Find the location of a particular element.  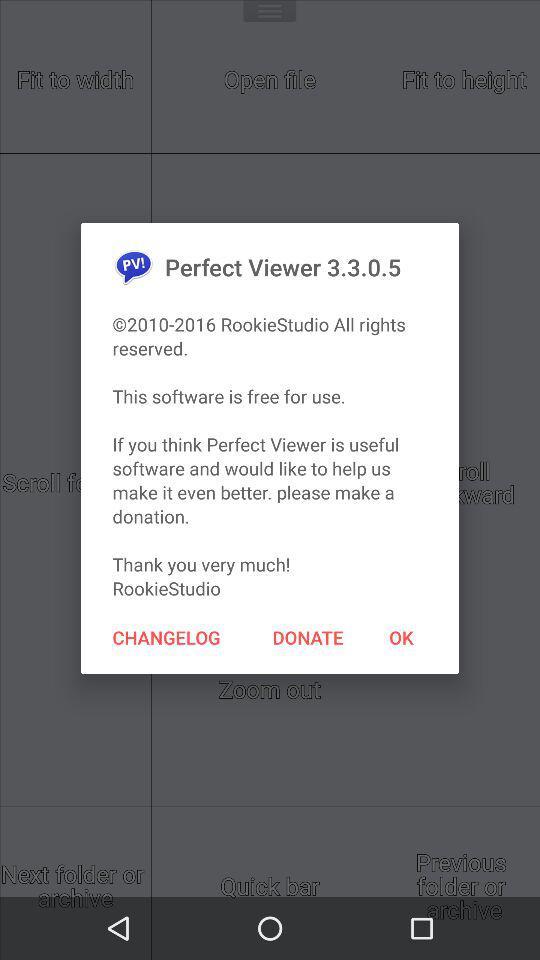

the item below the 2010 2016 rookiestudio is located at coordinates (165, 636).